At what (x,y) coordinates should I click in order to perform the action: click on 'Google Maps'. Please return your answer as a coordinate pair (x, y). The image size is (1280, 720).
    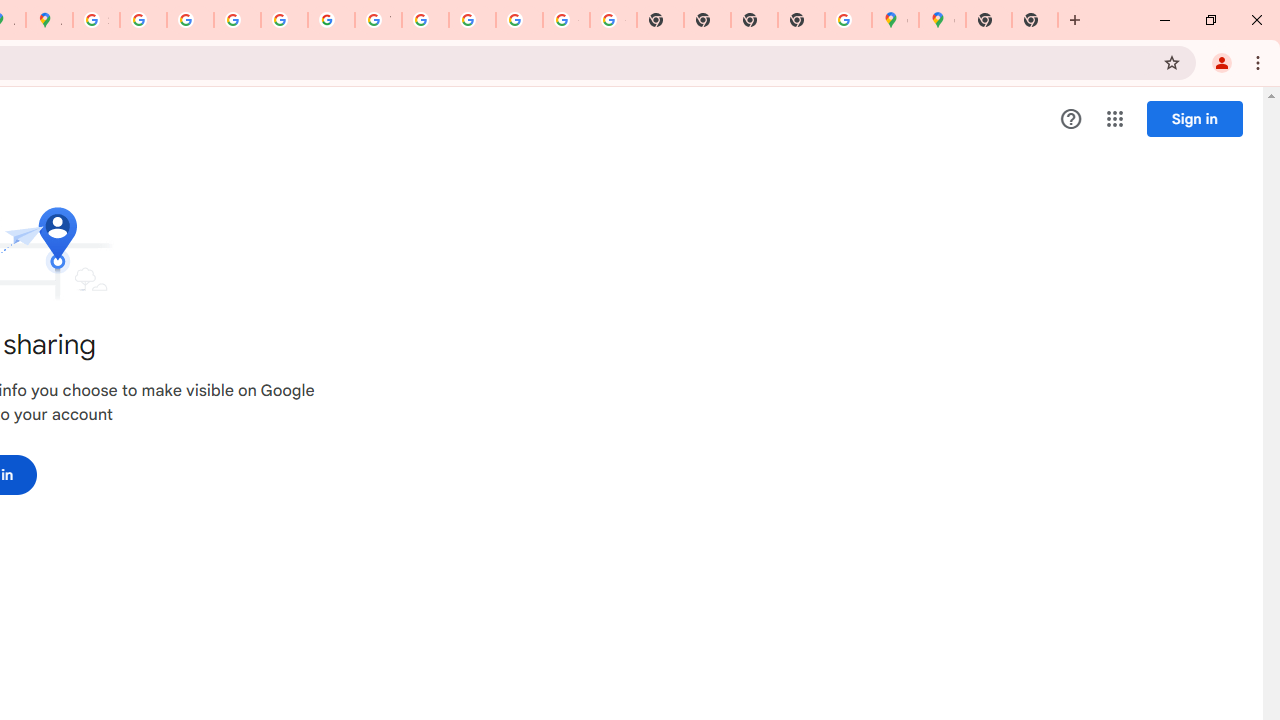
    Looking at the image, I should click on (894, 20).